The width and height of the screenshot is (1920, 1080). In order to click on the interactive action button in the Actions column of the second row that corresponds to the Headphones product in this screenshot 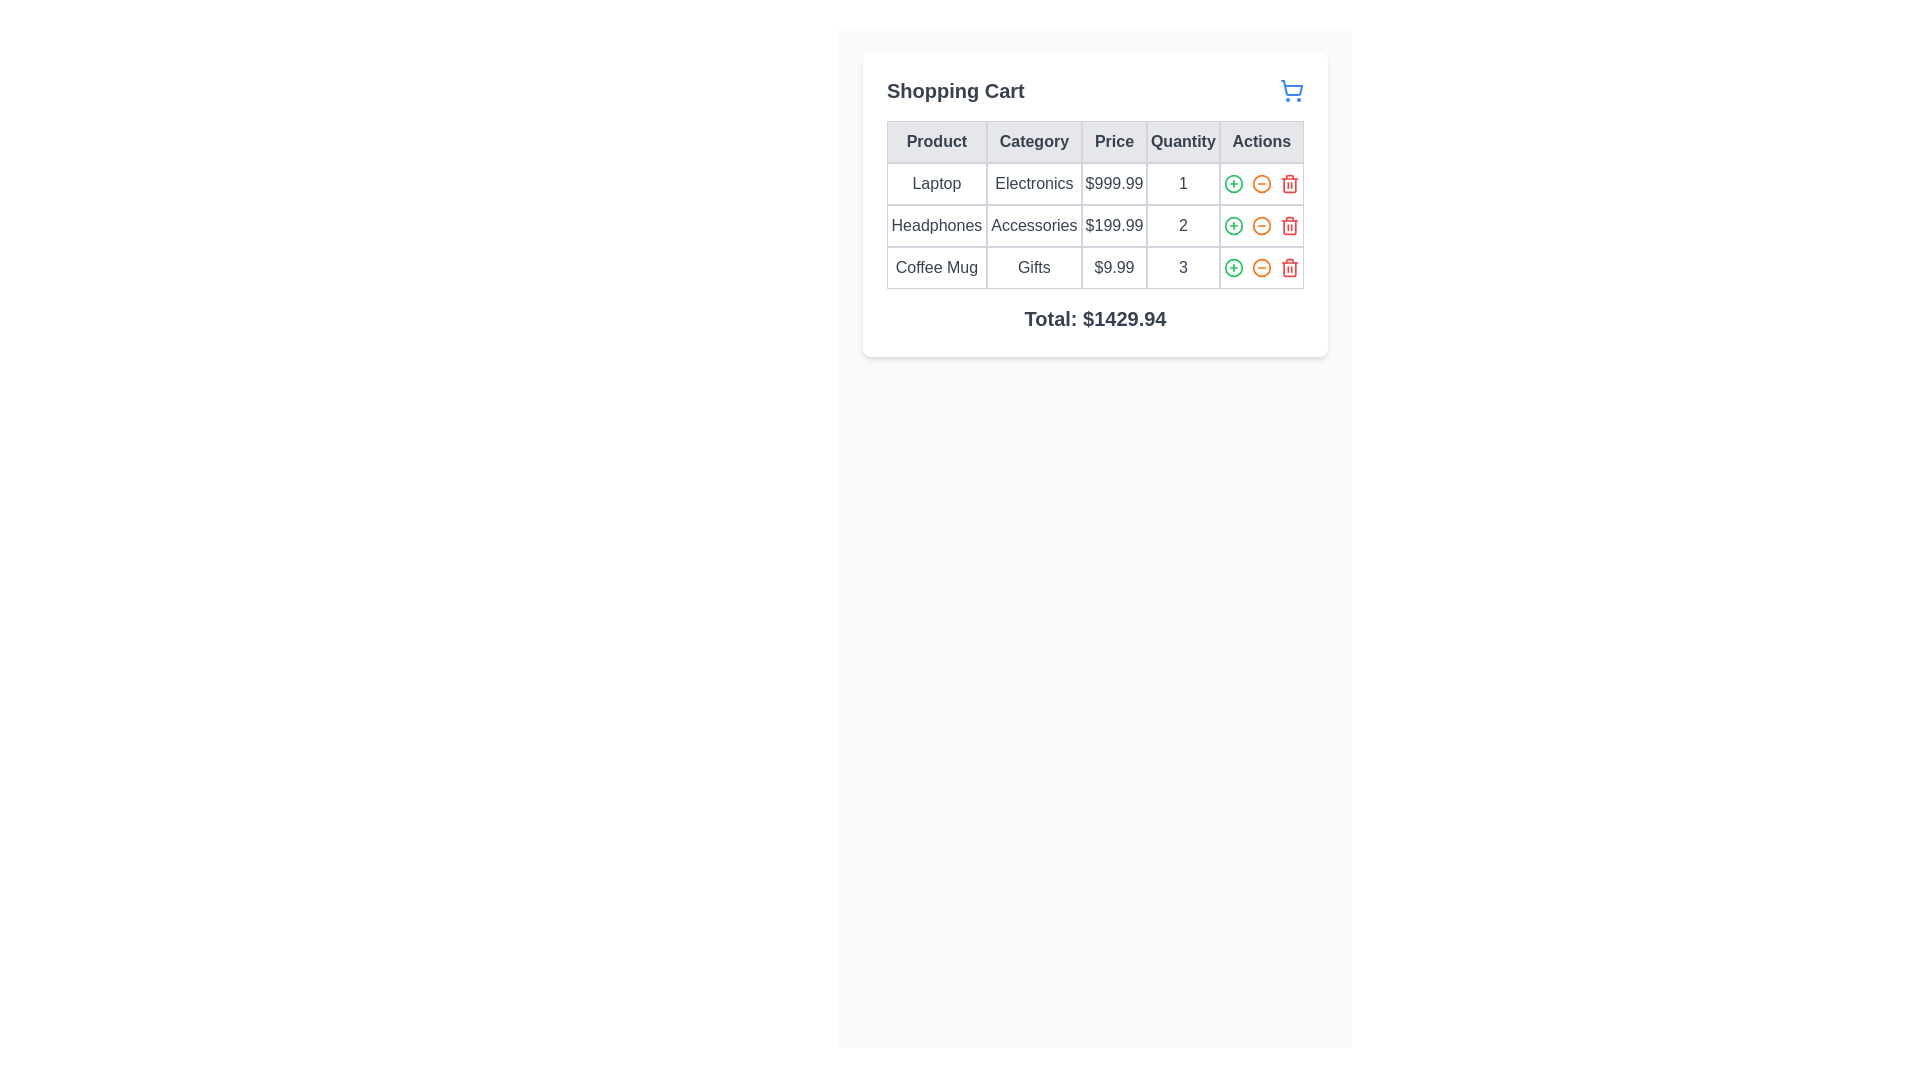, I will do `click(1260, 225)`.